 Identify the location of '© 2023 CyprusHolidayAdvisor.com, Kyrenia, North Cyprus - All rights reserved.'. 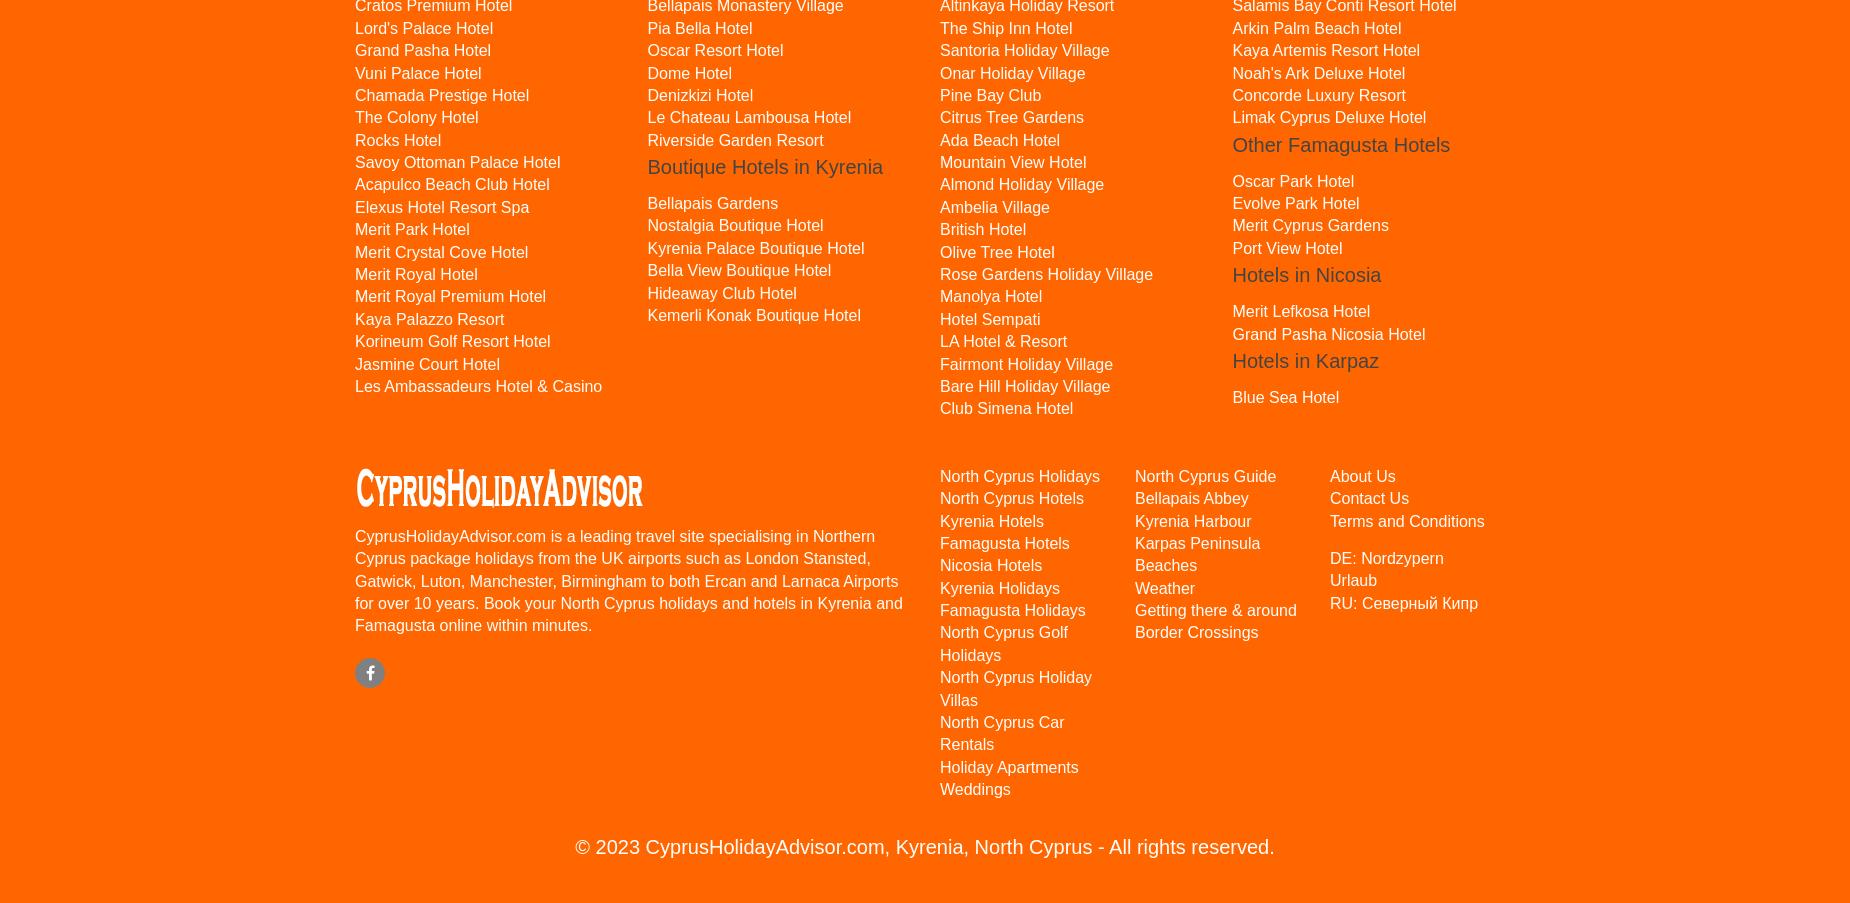
(924, 846).